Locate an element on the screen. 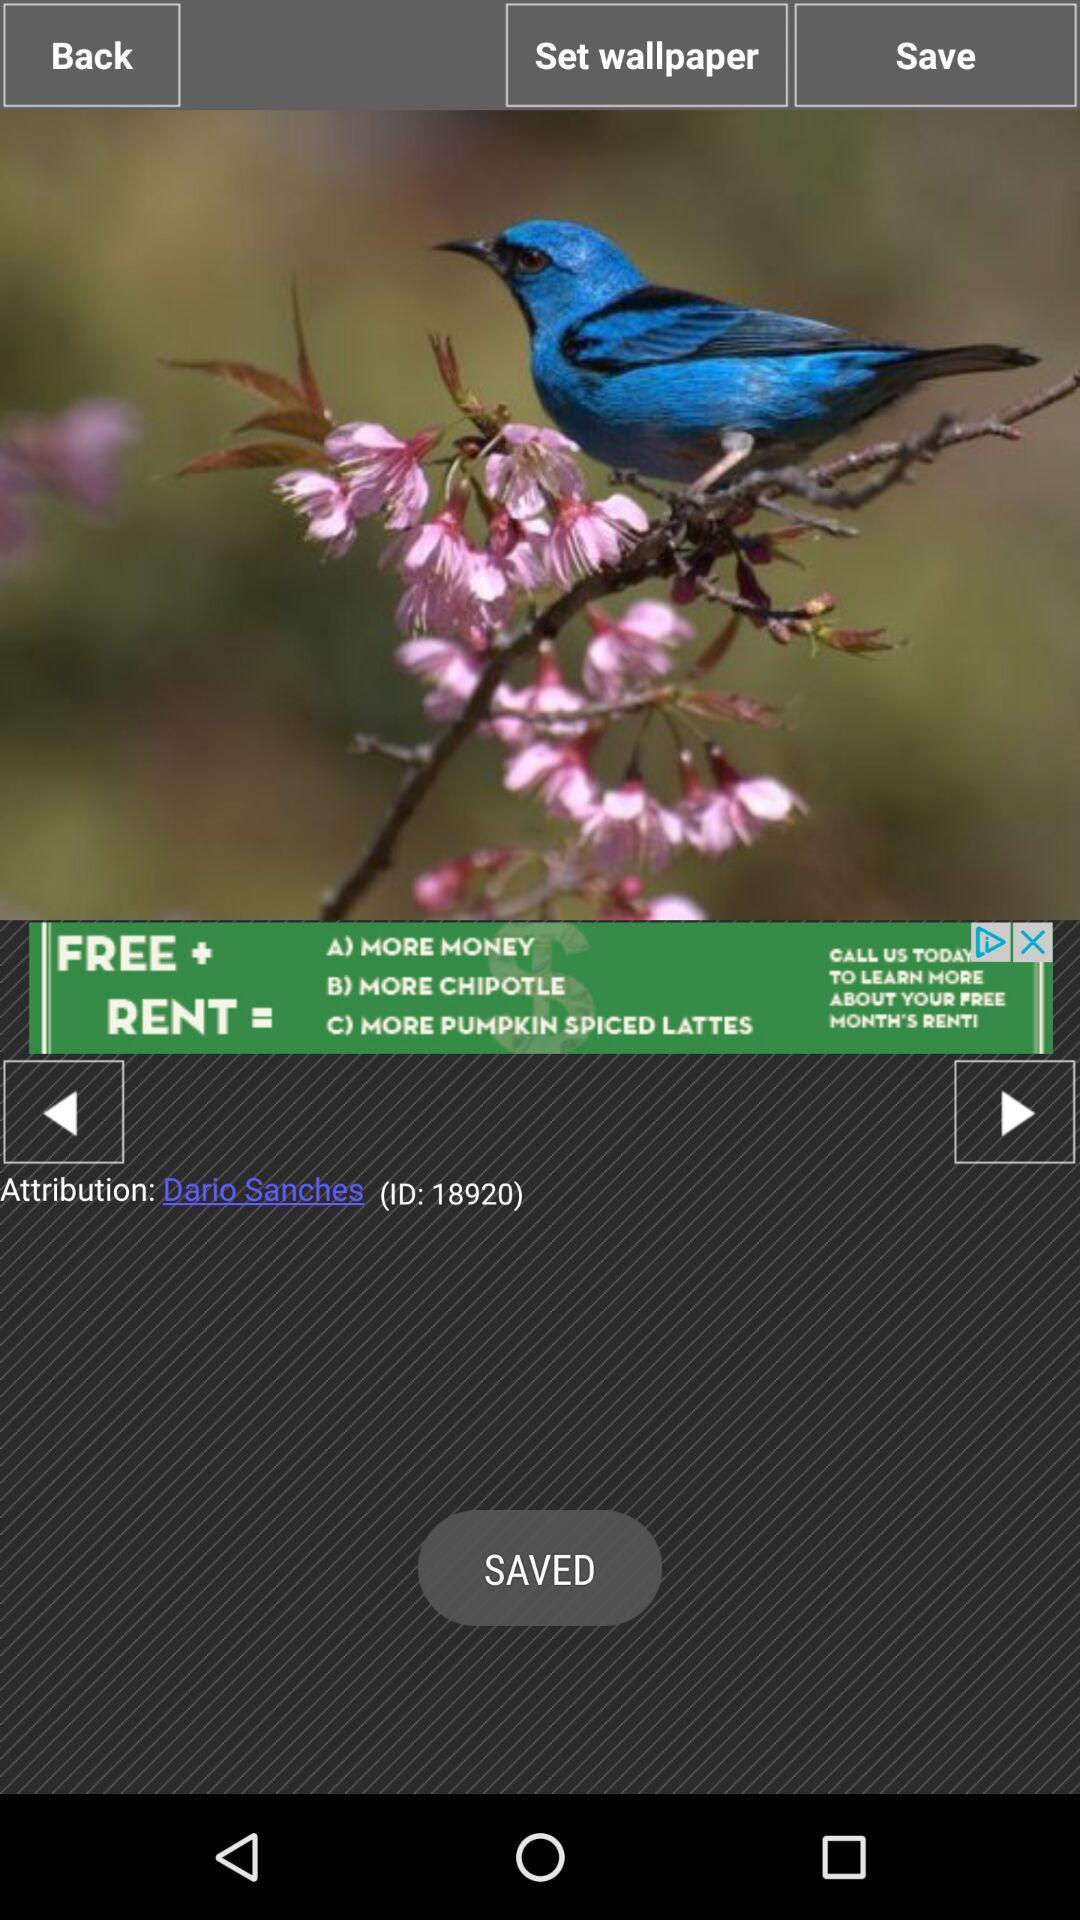  the next option is located at coordinates (1014, 1110).